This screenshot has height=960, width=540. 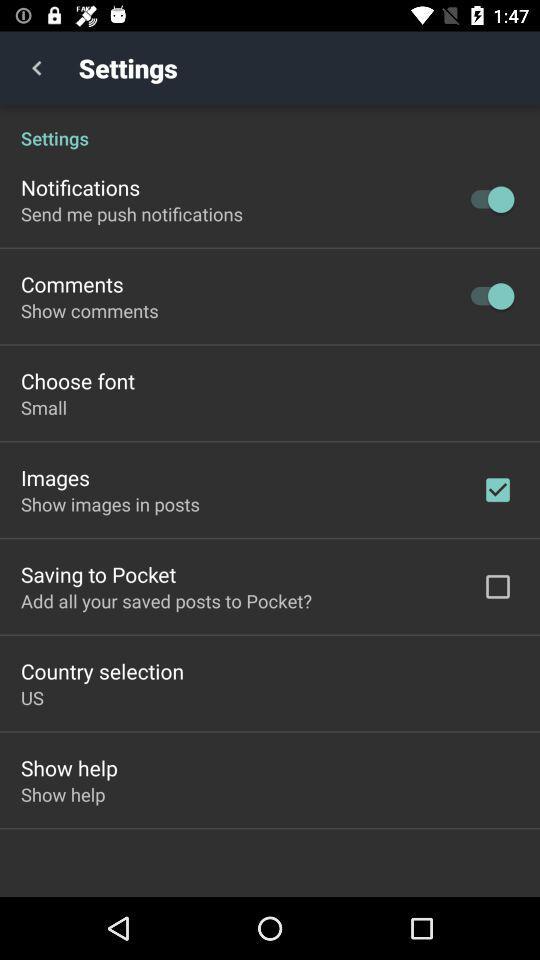 I want to click on send me push, so click(x=131, y=214).